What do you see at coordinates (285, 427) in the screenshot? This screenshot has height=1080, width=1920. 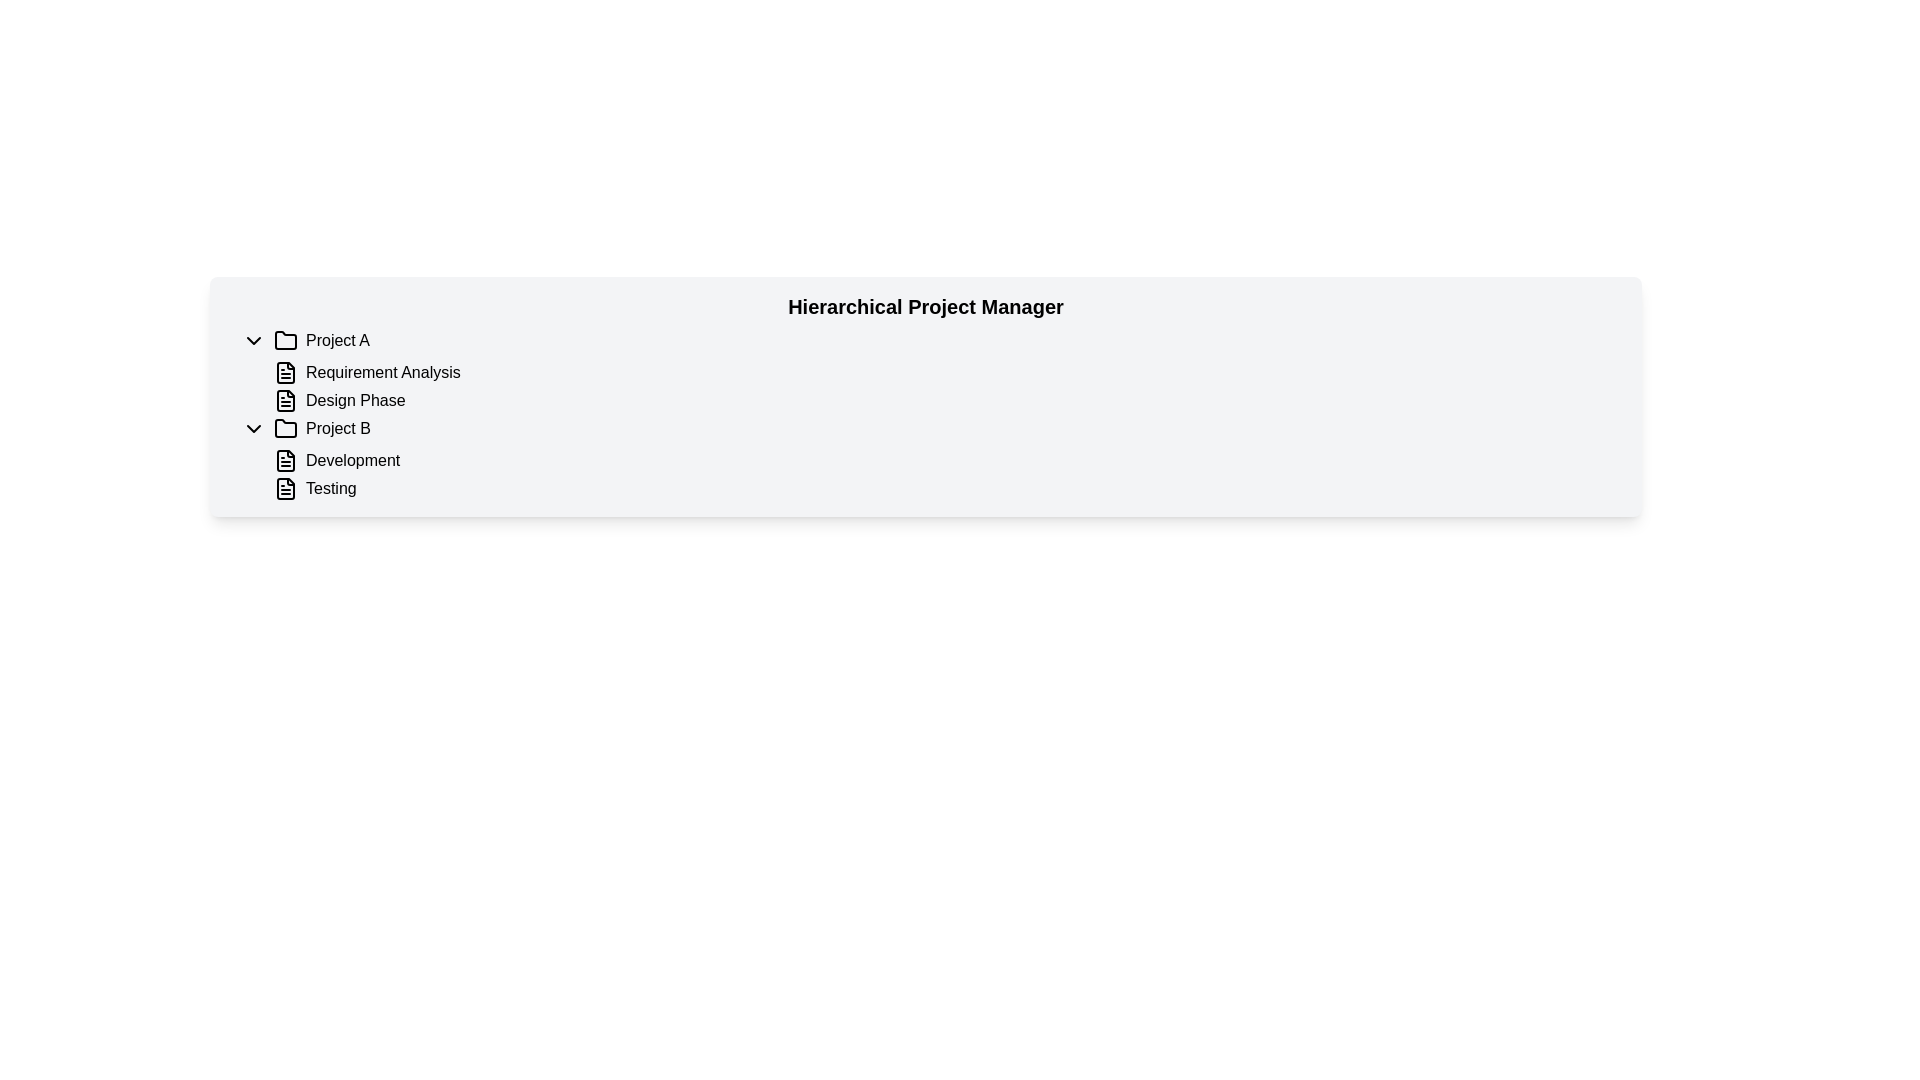 I see `the folder icon representing 'Project B'` at bounding box center [285, 427].